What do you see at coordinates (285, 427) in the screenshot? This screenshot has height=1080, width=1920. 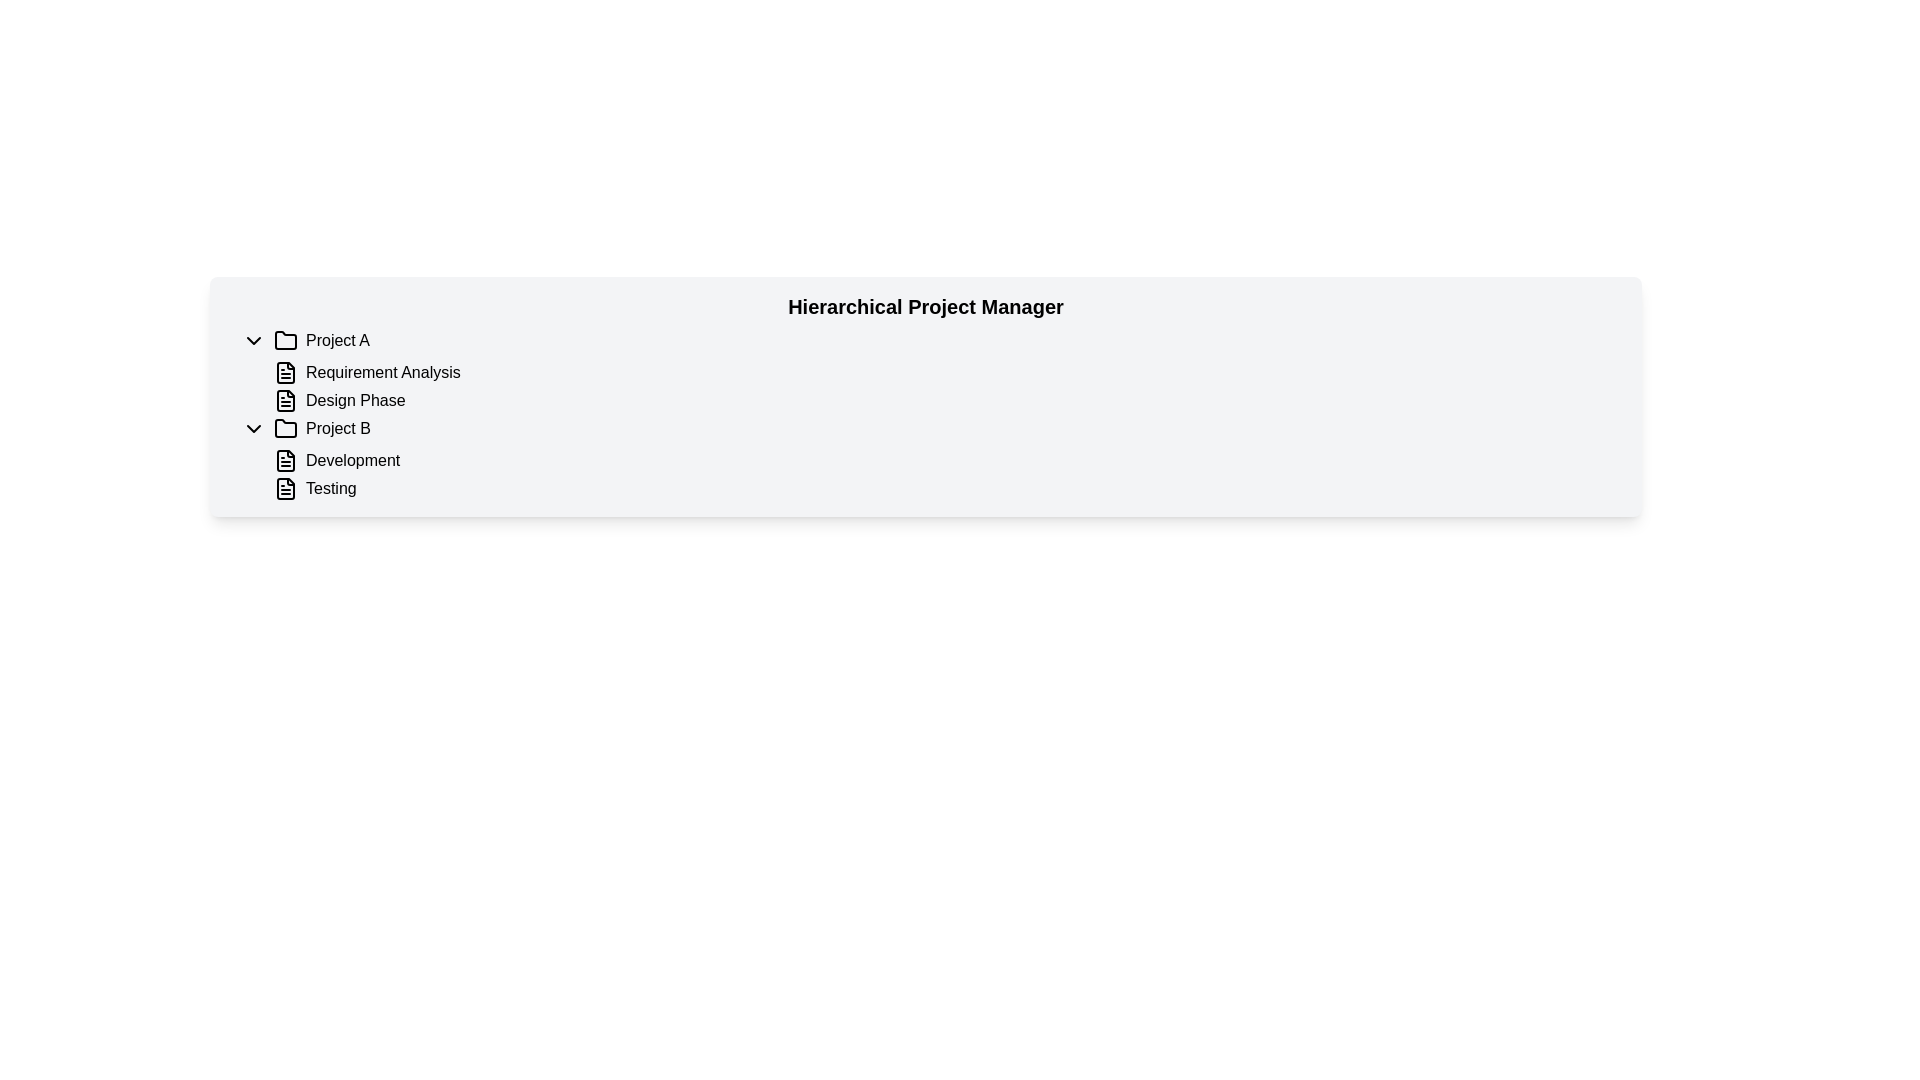 I see `the folder icon representing 'Project B'` at bounding box center [285, 427].